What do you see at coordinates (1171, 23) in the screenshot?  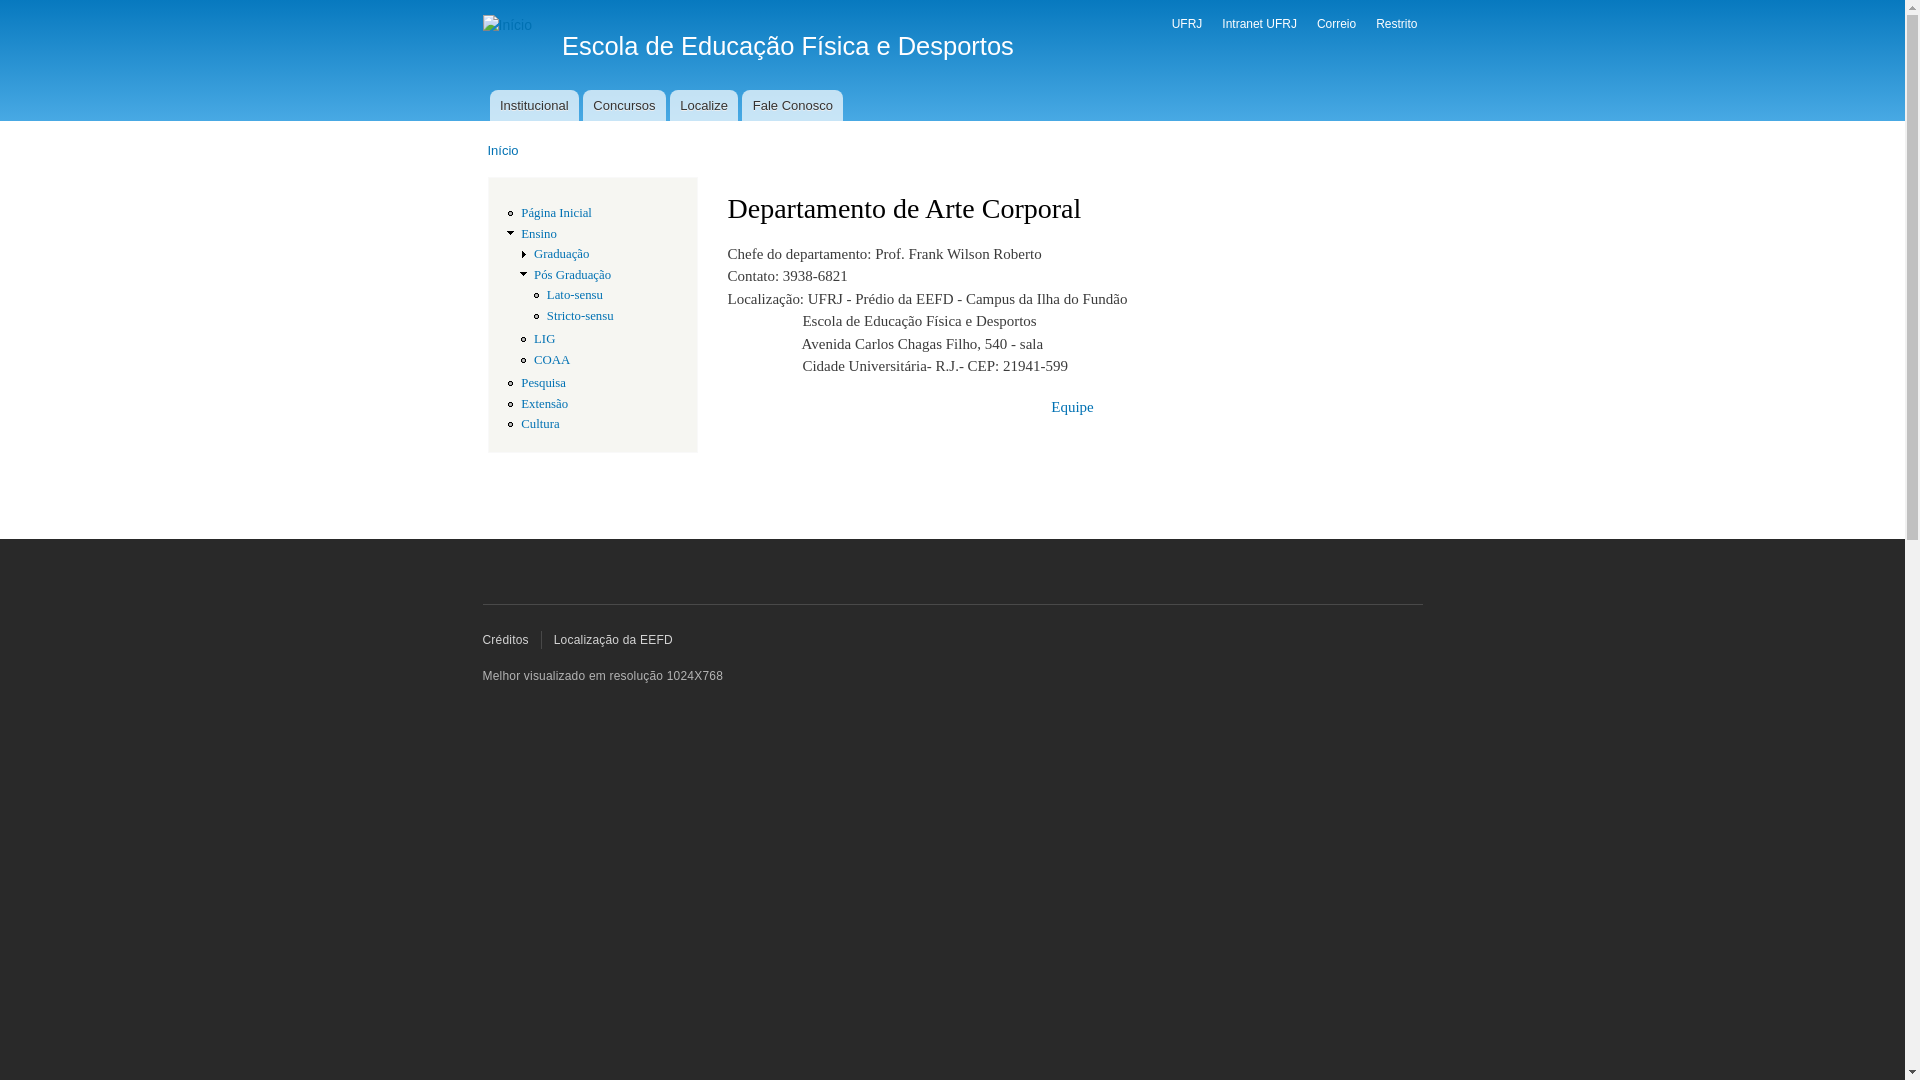 I see `'UFRJ'` at bounding box center [1171, 23].